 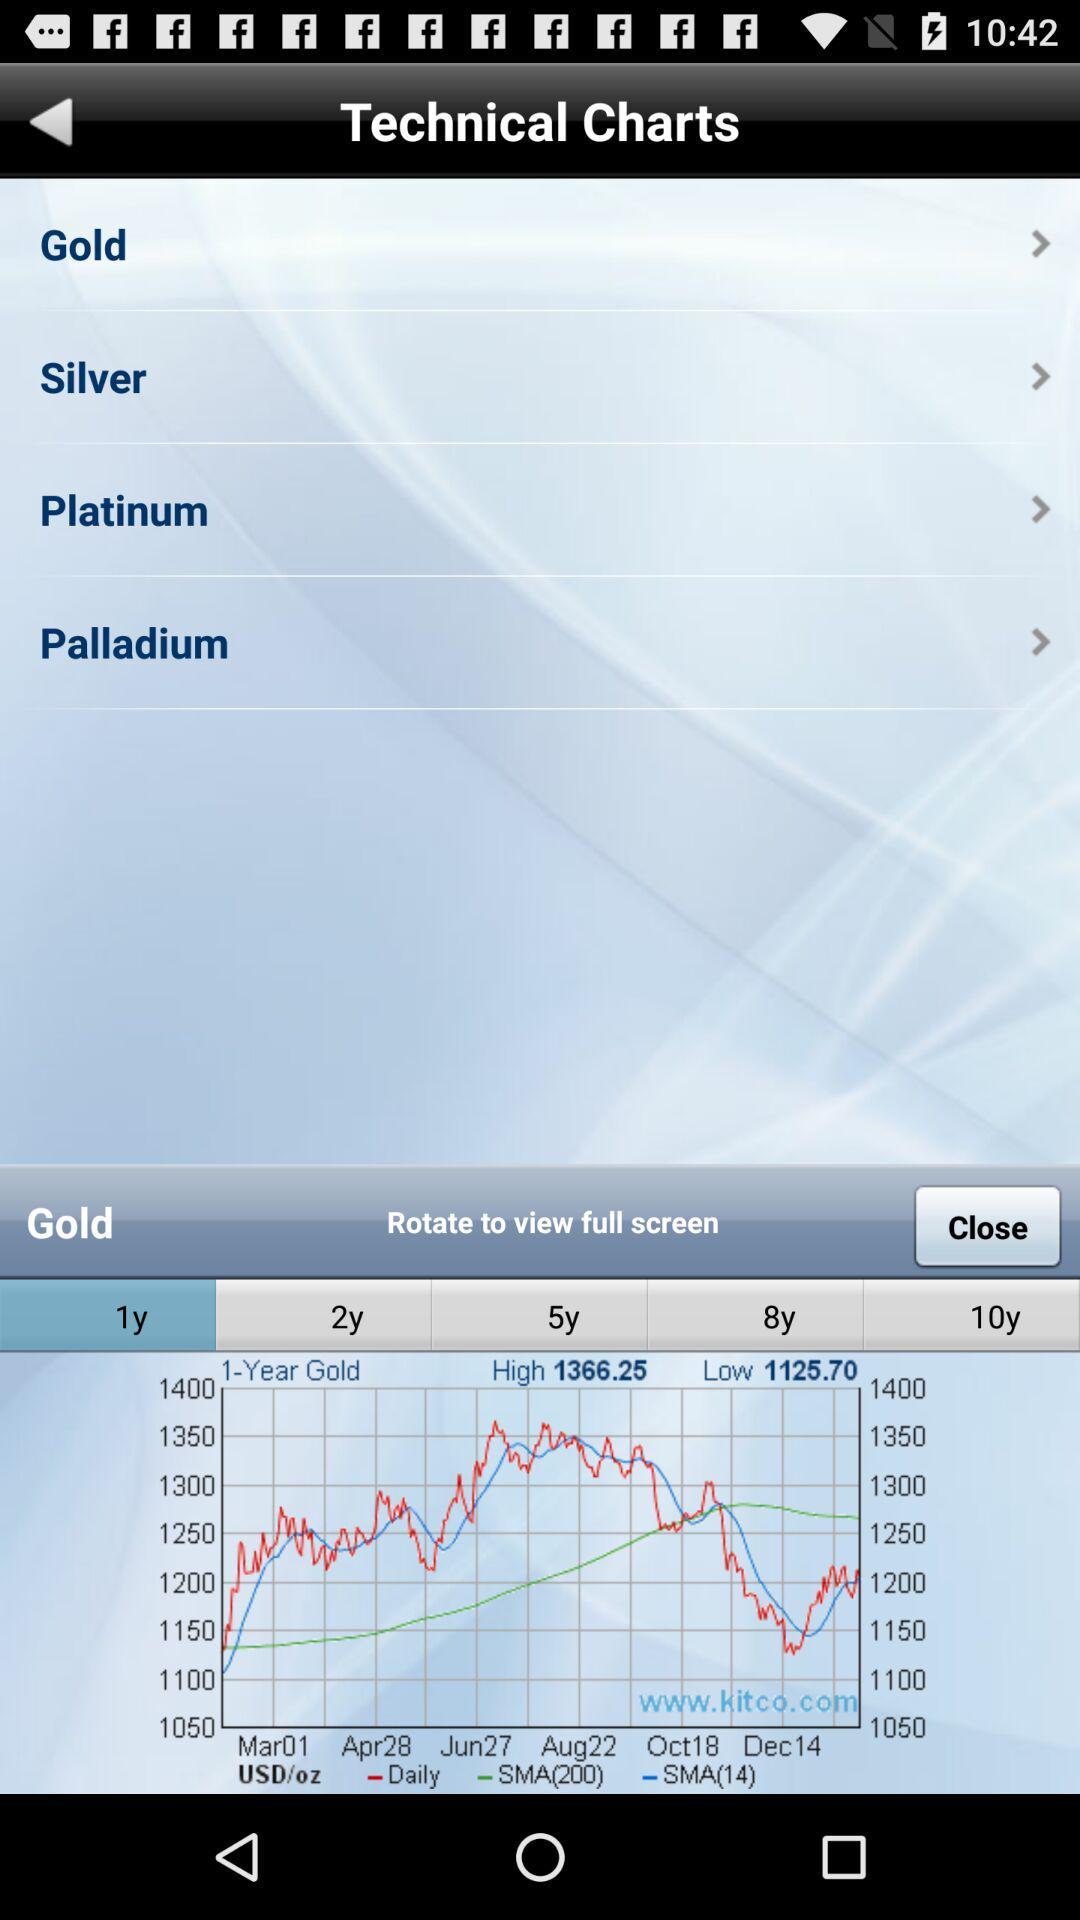 I want to click on go back, so click(x=50, y=124).